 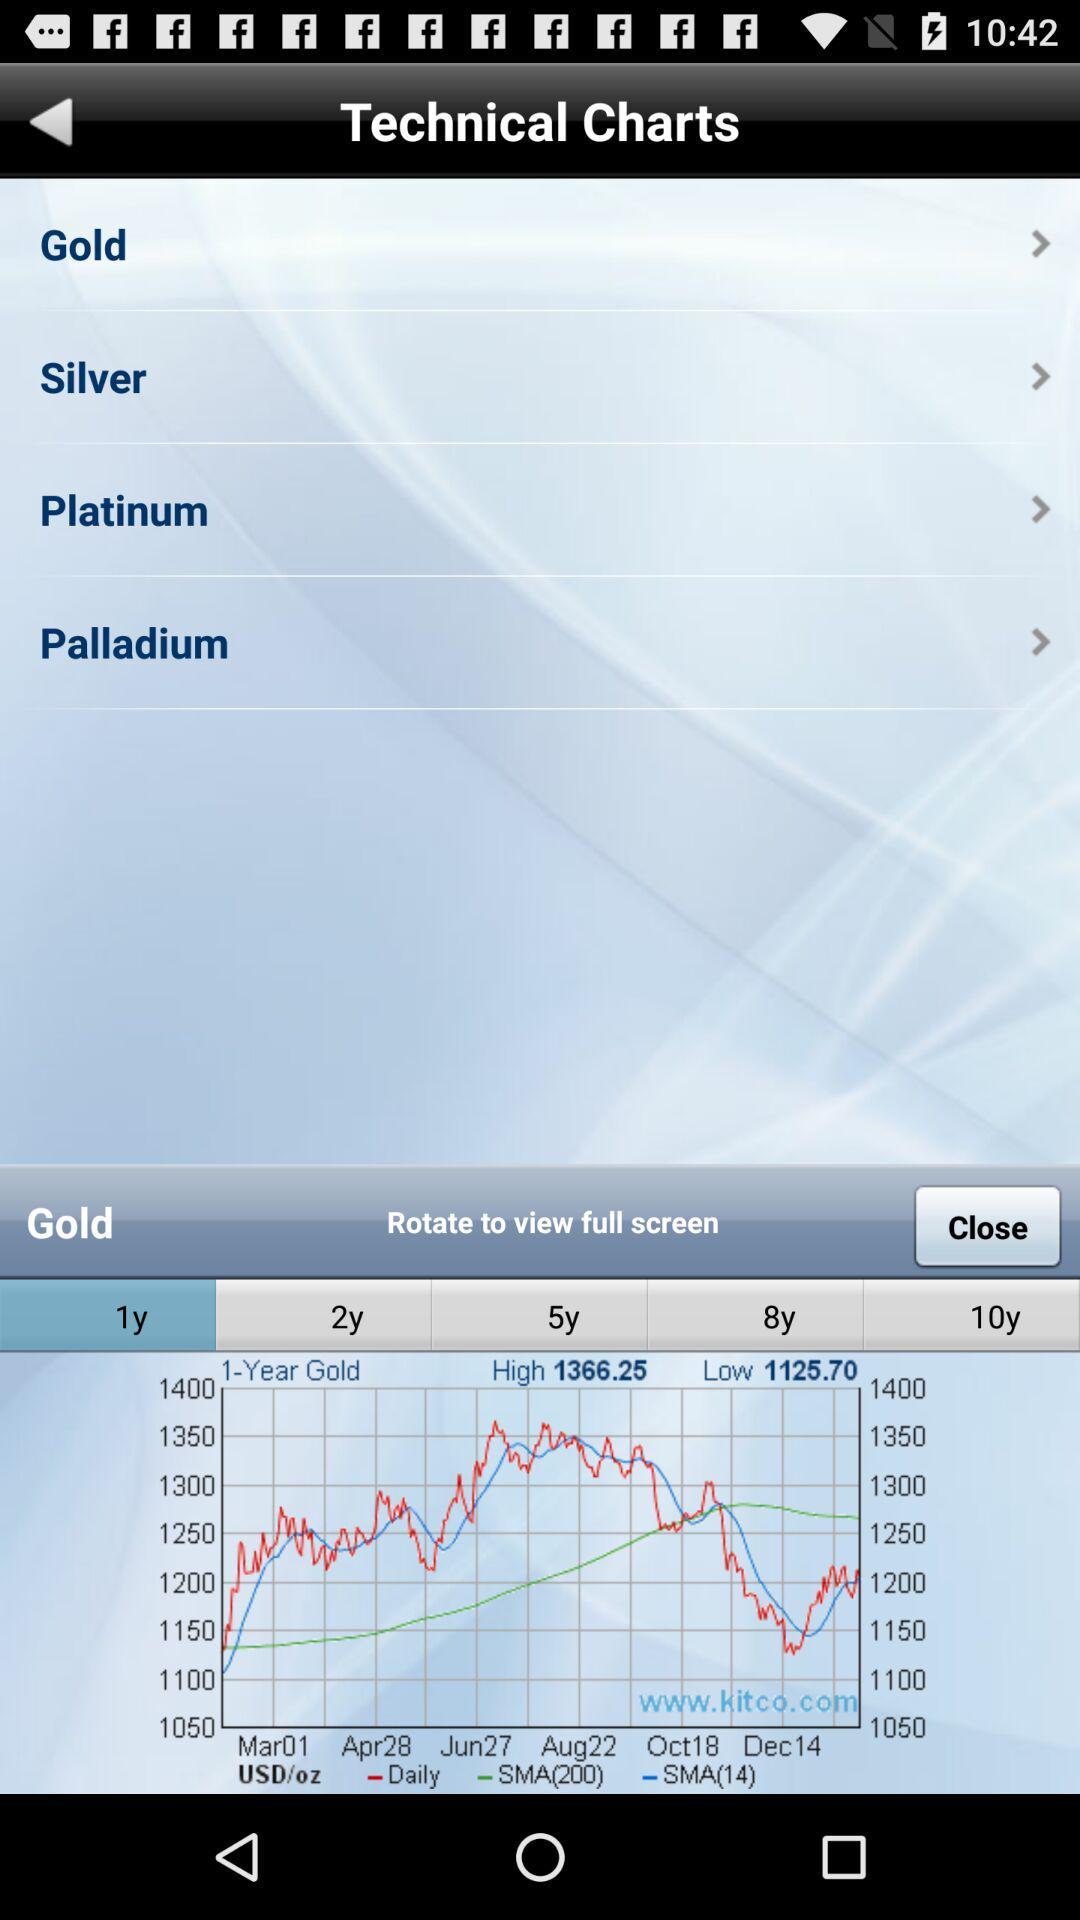 I want to click on go back, so click(x=50, y=124).